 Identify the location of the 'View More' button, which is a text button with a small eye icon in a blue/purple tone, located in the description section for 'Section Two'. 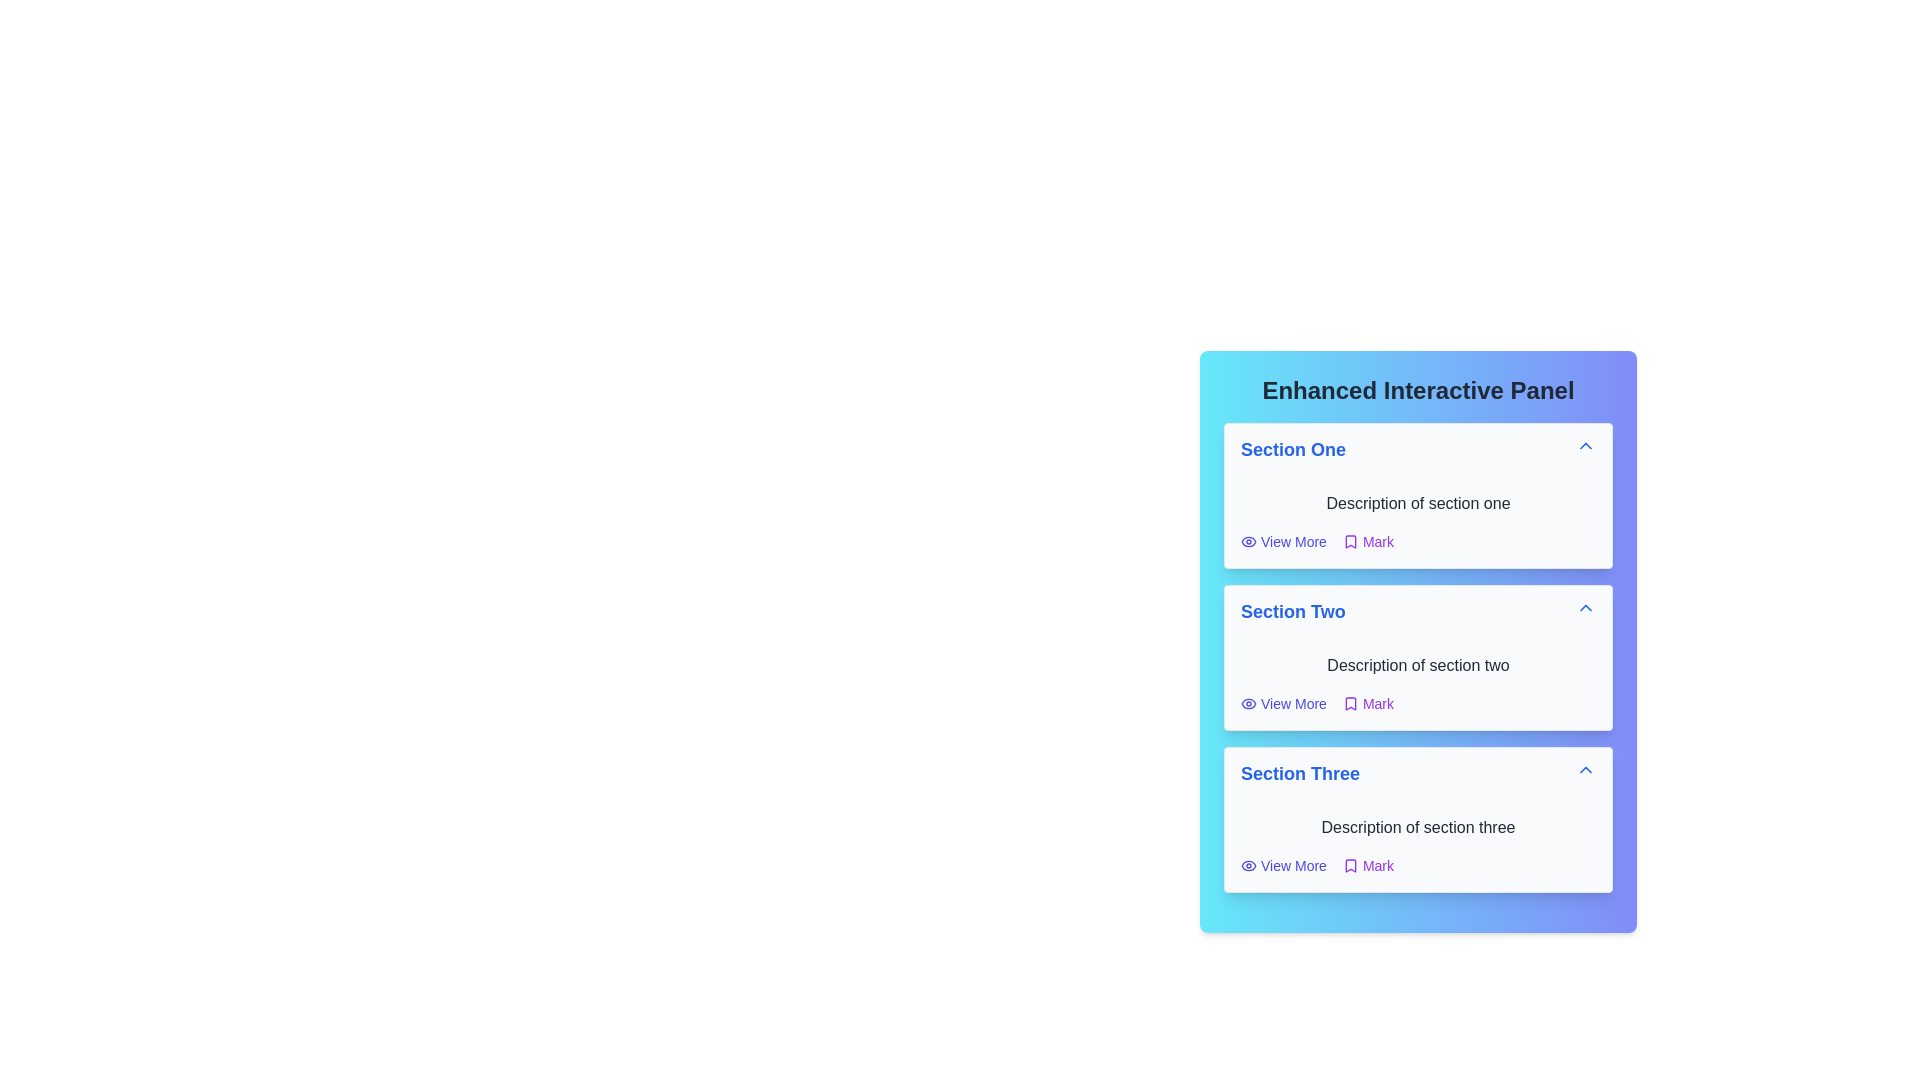
(1283, 703).